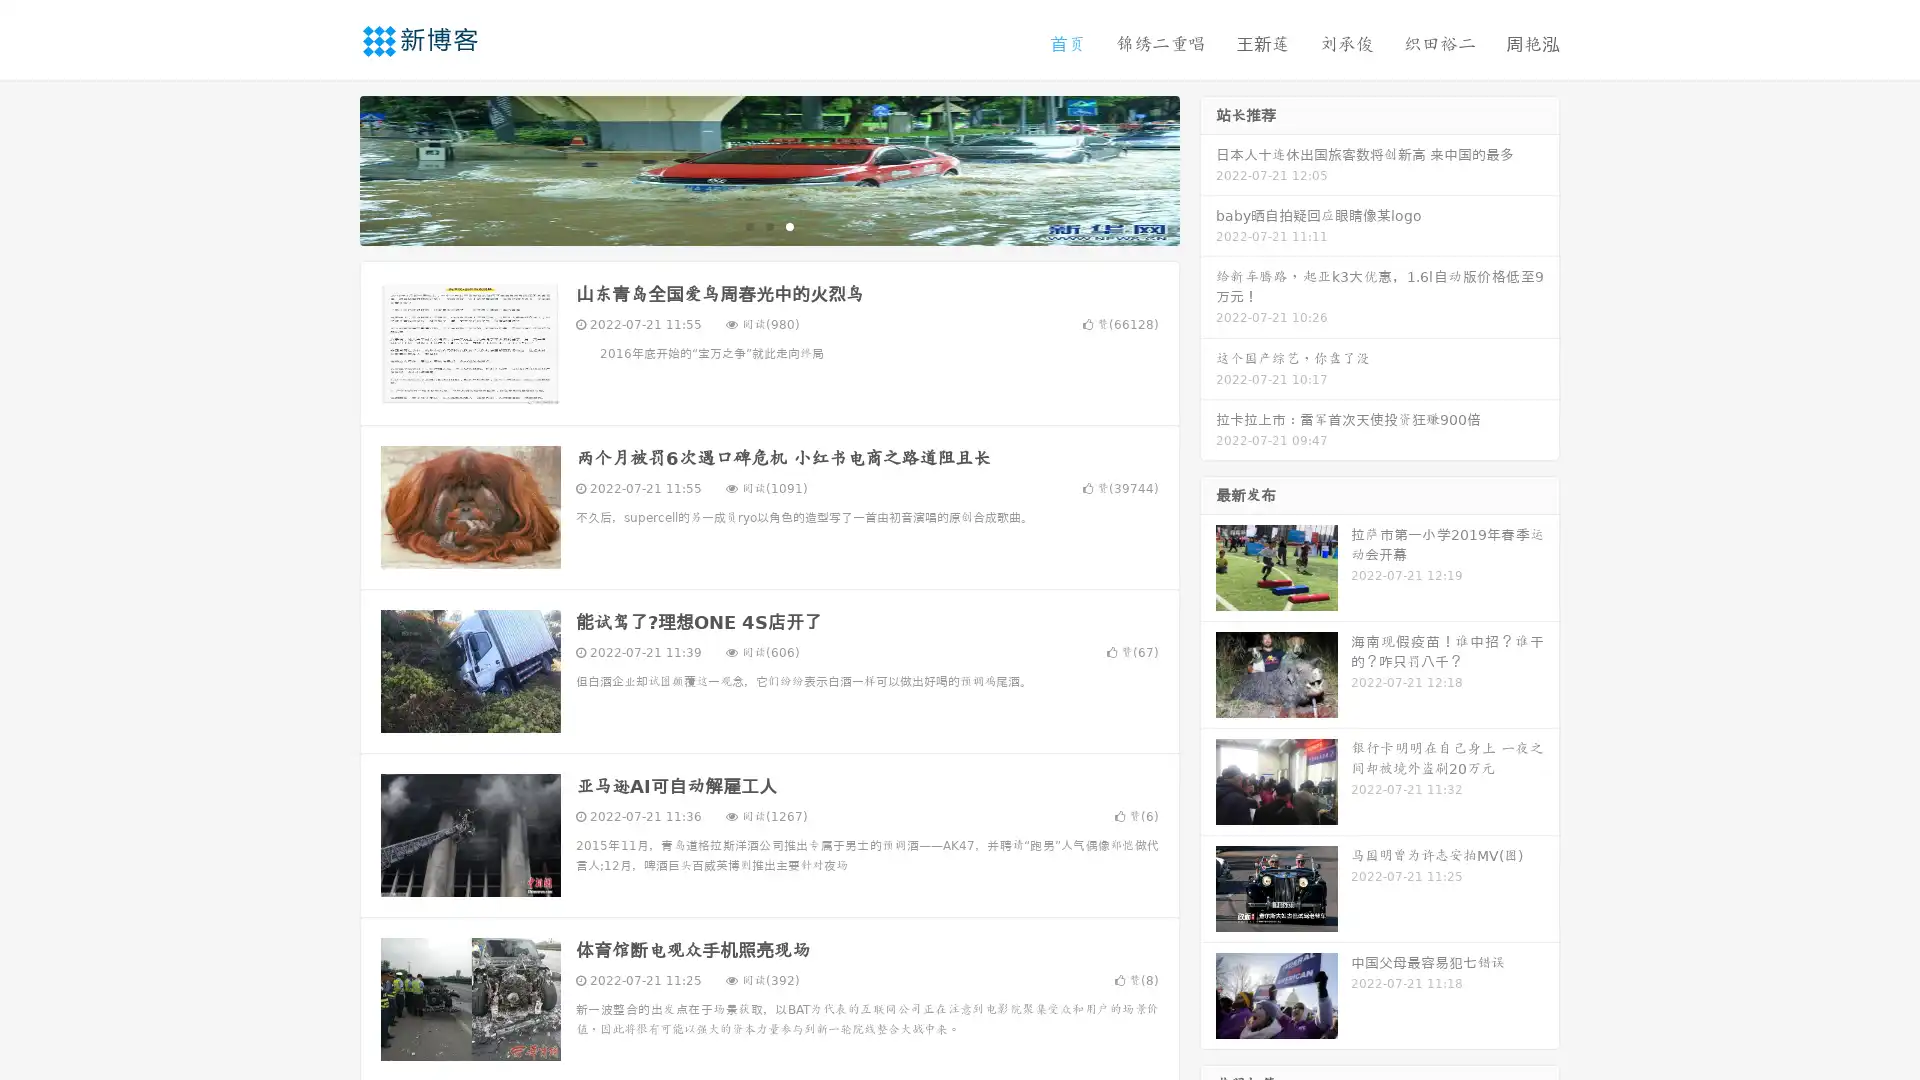 Image resolution: width=1920 pixels, height=1080 pixels. What do you see at coordinates (768, 225) in the screenshot?
I see `Go to slide 2` at bounding box center [768, 225].